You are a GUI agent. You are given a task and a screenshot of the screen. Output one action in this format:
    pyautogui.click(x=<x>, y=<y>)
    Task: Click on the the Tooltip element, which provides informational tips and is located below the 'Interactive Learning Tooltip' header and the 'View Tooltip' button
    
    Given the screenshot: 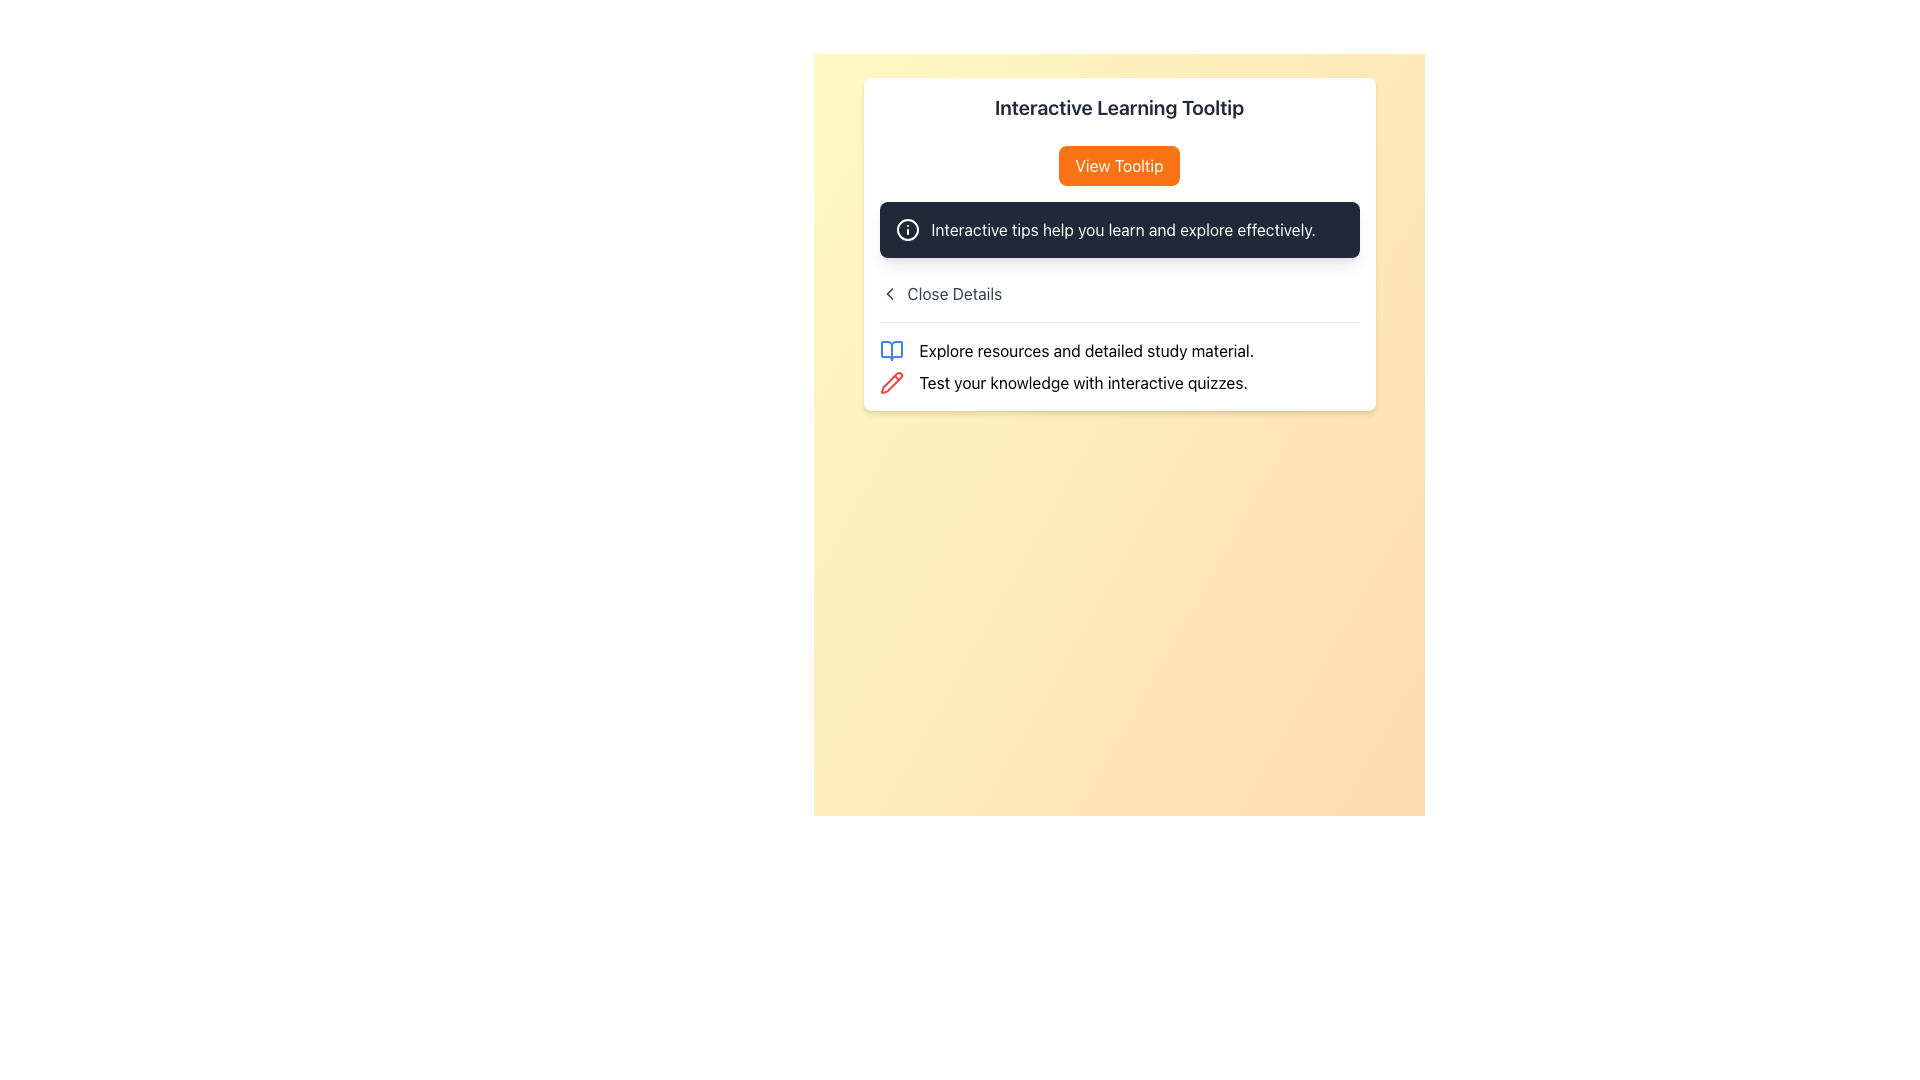 What is the action you would take?
    pyautogui.click(x=1118, y=229)
    